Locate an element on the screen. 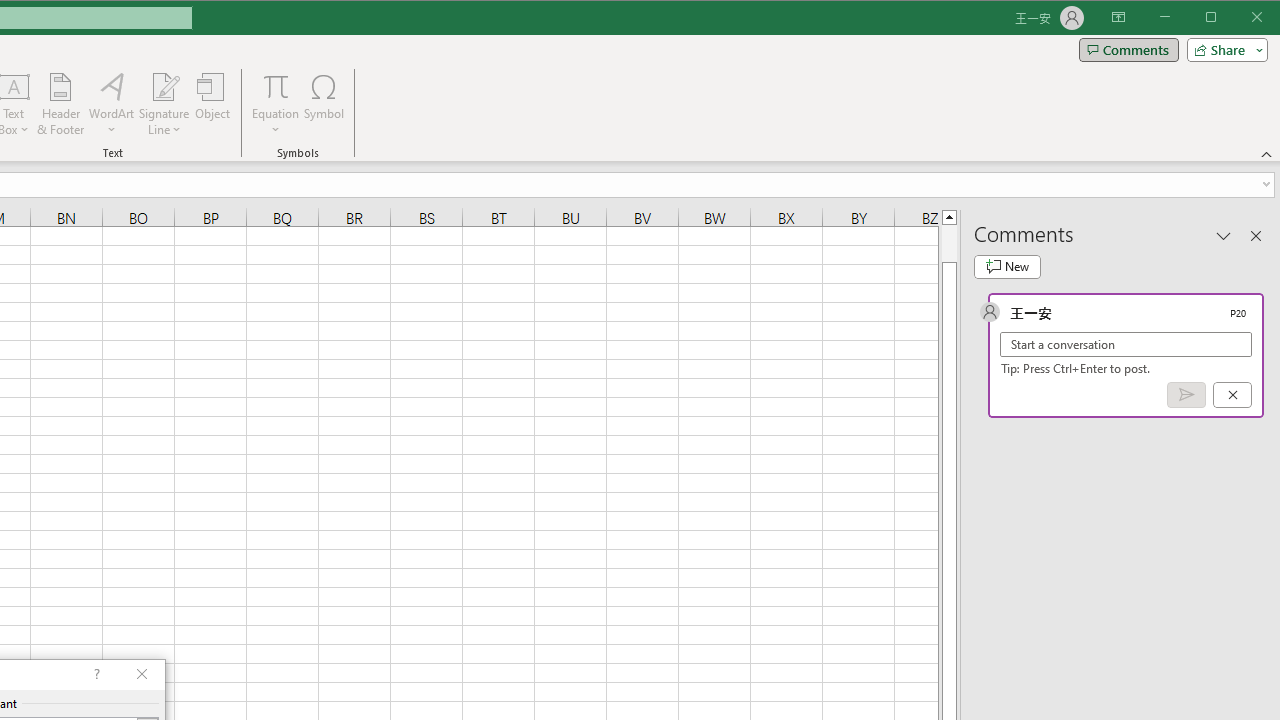  'Cancel' is located at coordinates (1231, 395).